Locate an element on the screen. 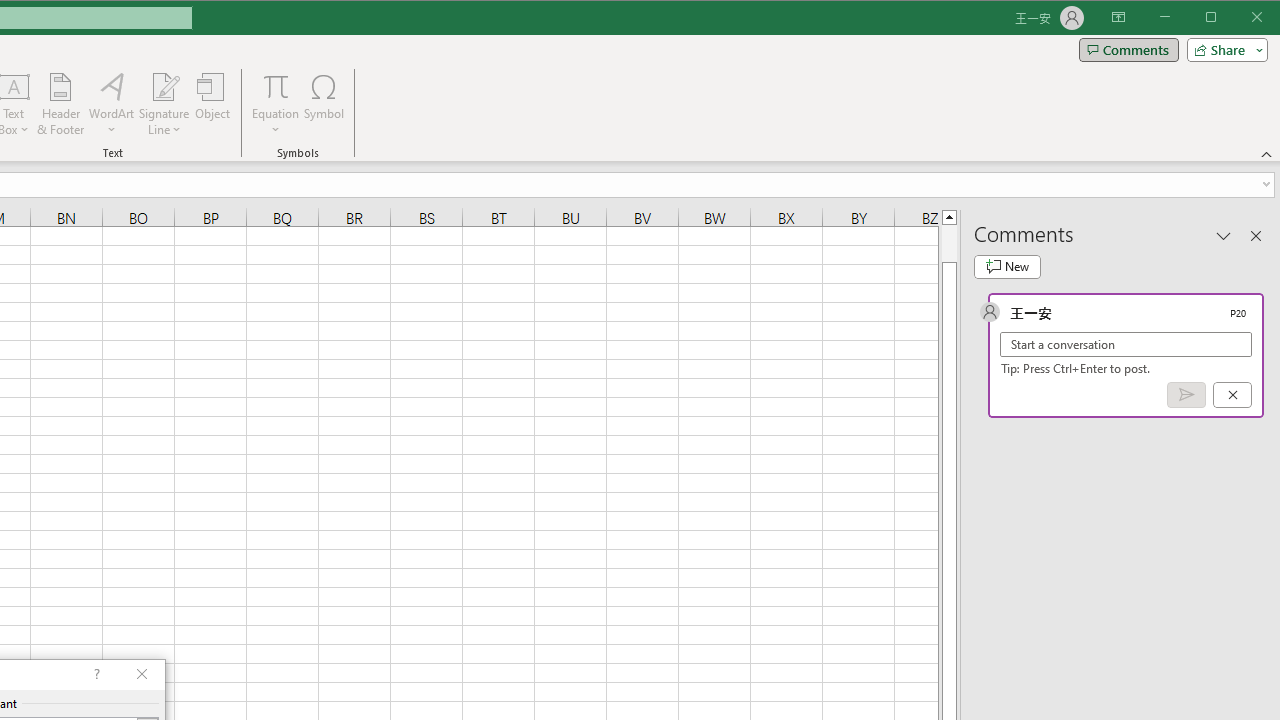  'Cancel' is located at coordinates (1231, 395).